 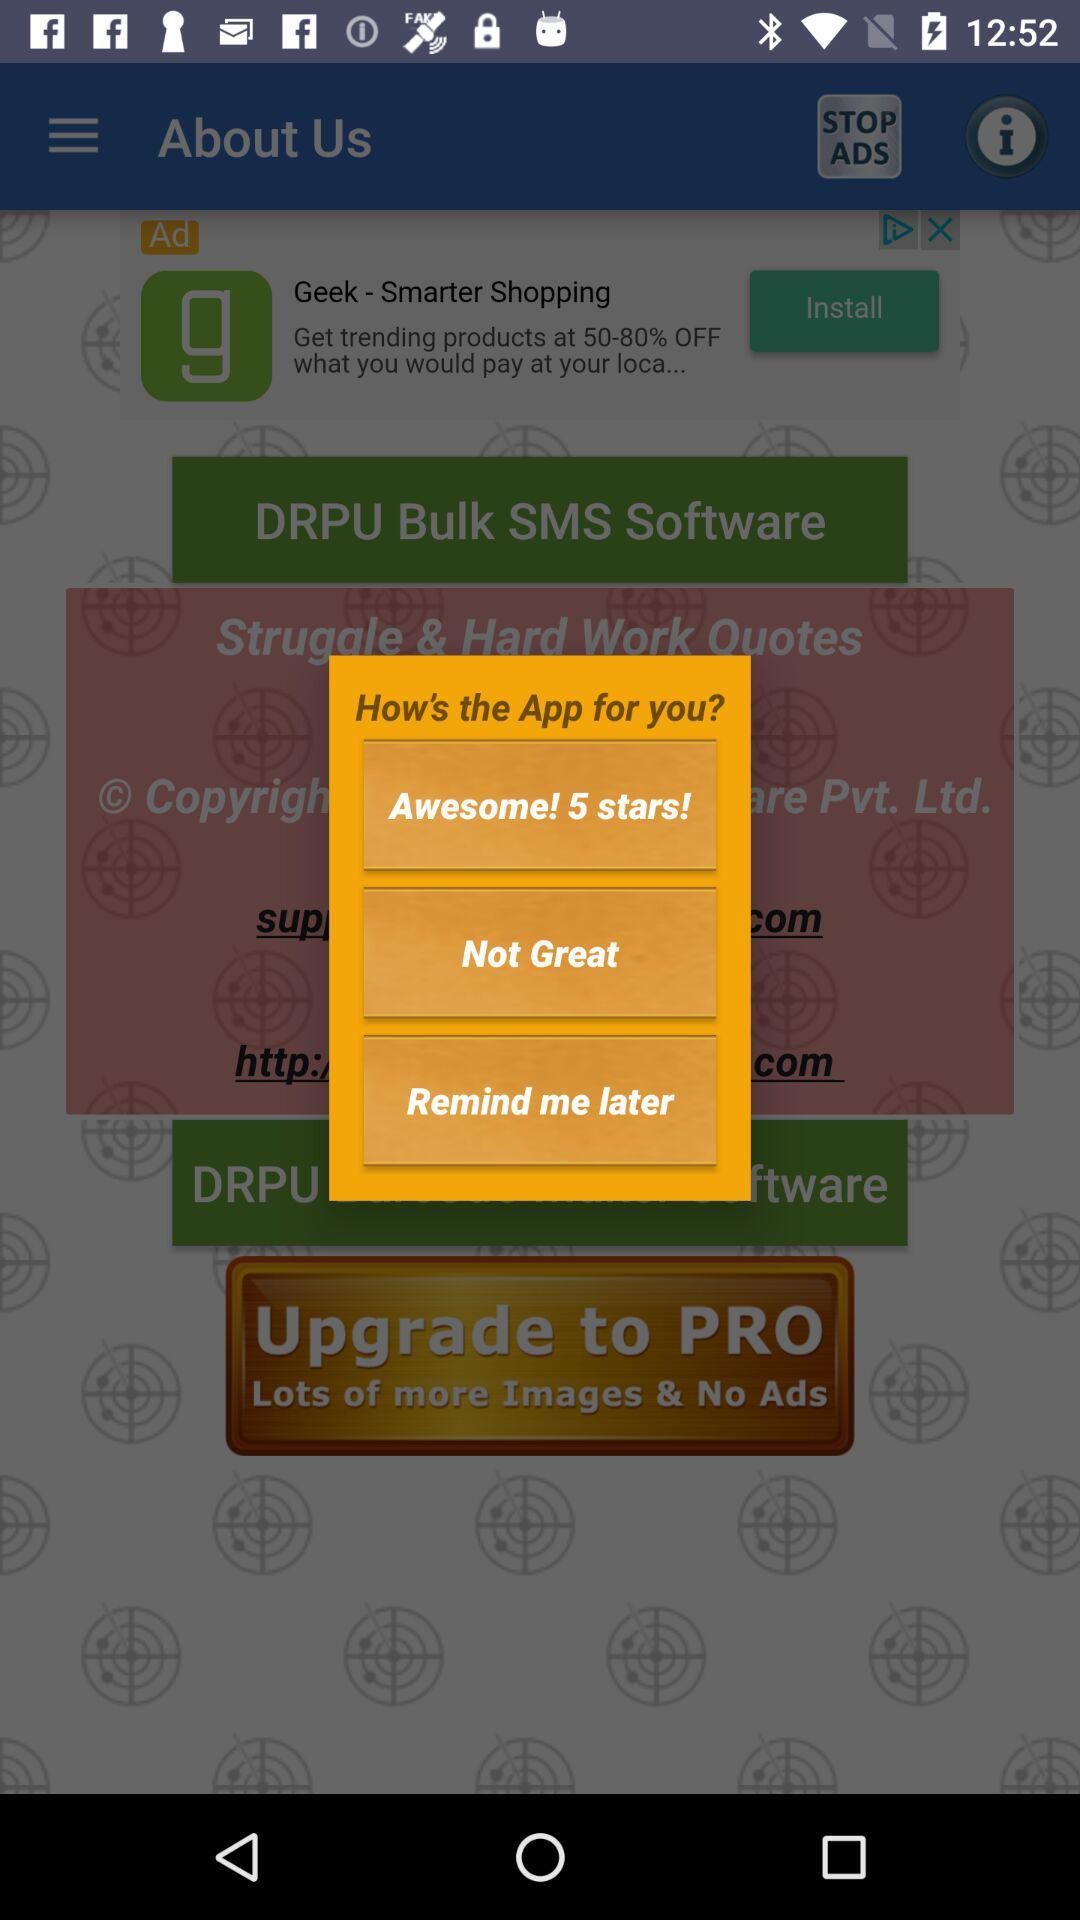 What do you see at coordinates (540, 1099) in the screenshot?
I see `icon below not great` at bounding box center [540, 1099].